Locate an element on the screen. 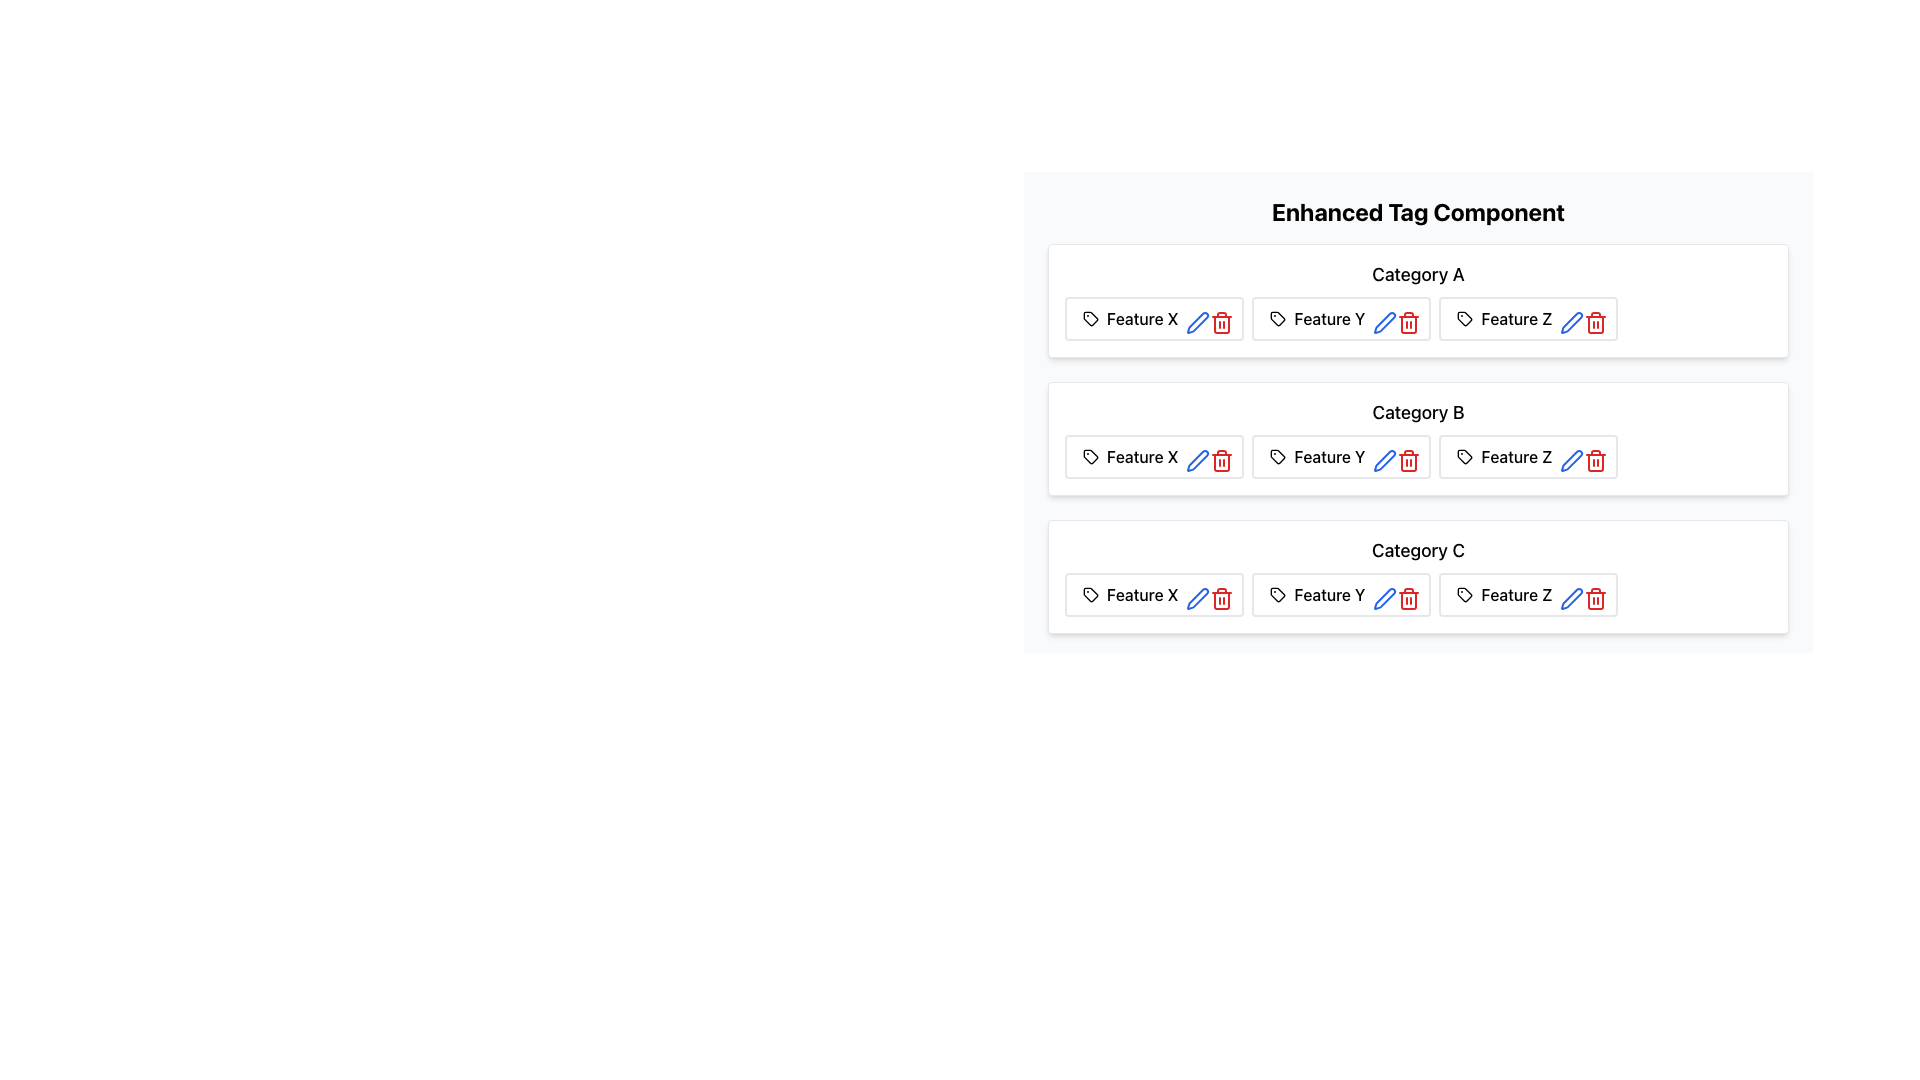  the edit icon button located in the 'Feature Y' section under 'Category C' is located at coordinates (1384, 597).